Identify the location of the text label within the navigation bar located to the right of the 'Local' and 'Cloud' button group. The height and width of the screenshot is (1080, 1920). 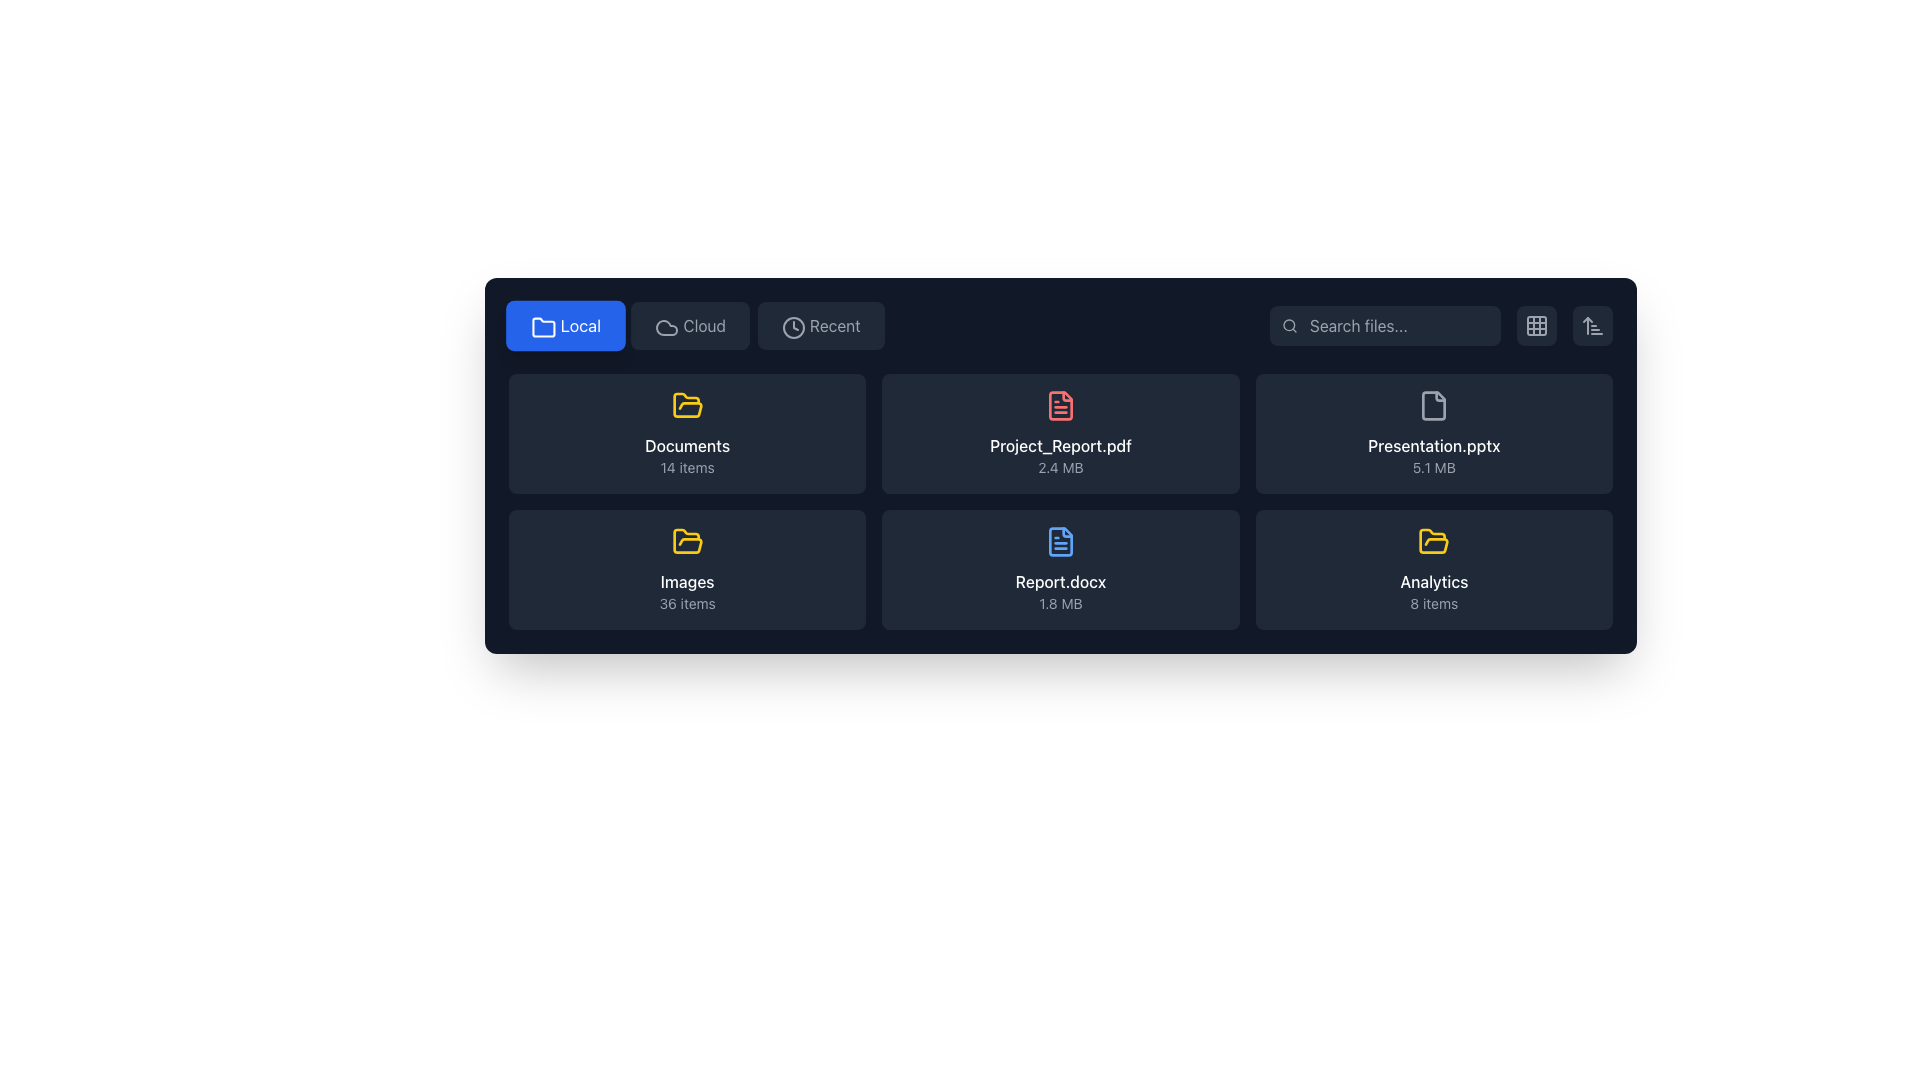
(835, 325).